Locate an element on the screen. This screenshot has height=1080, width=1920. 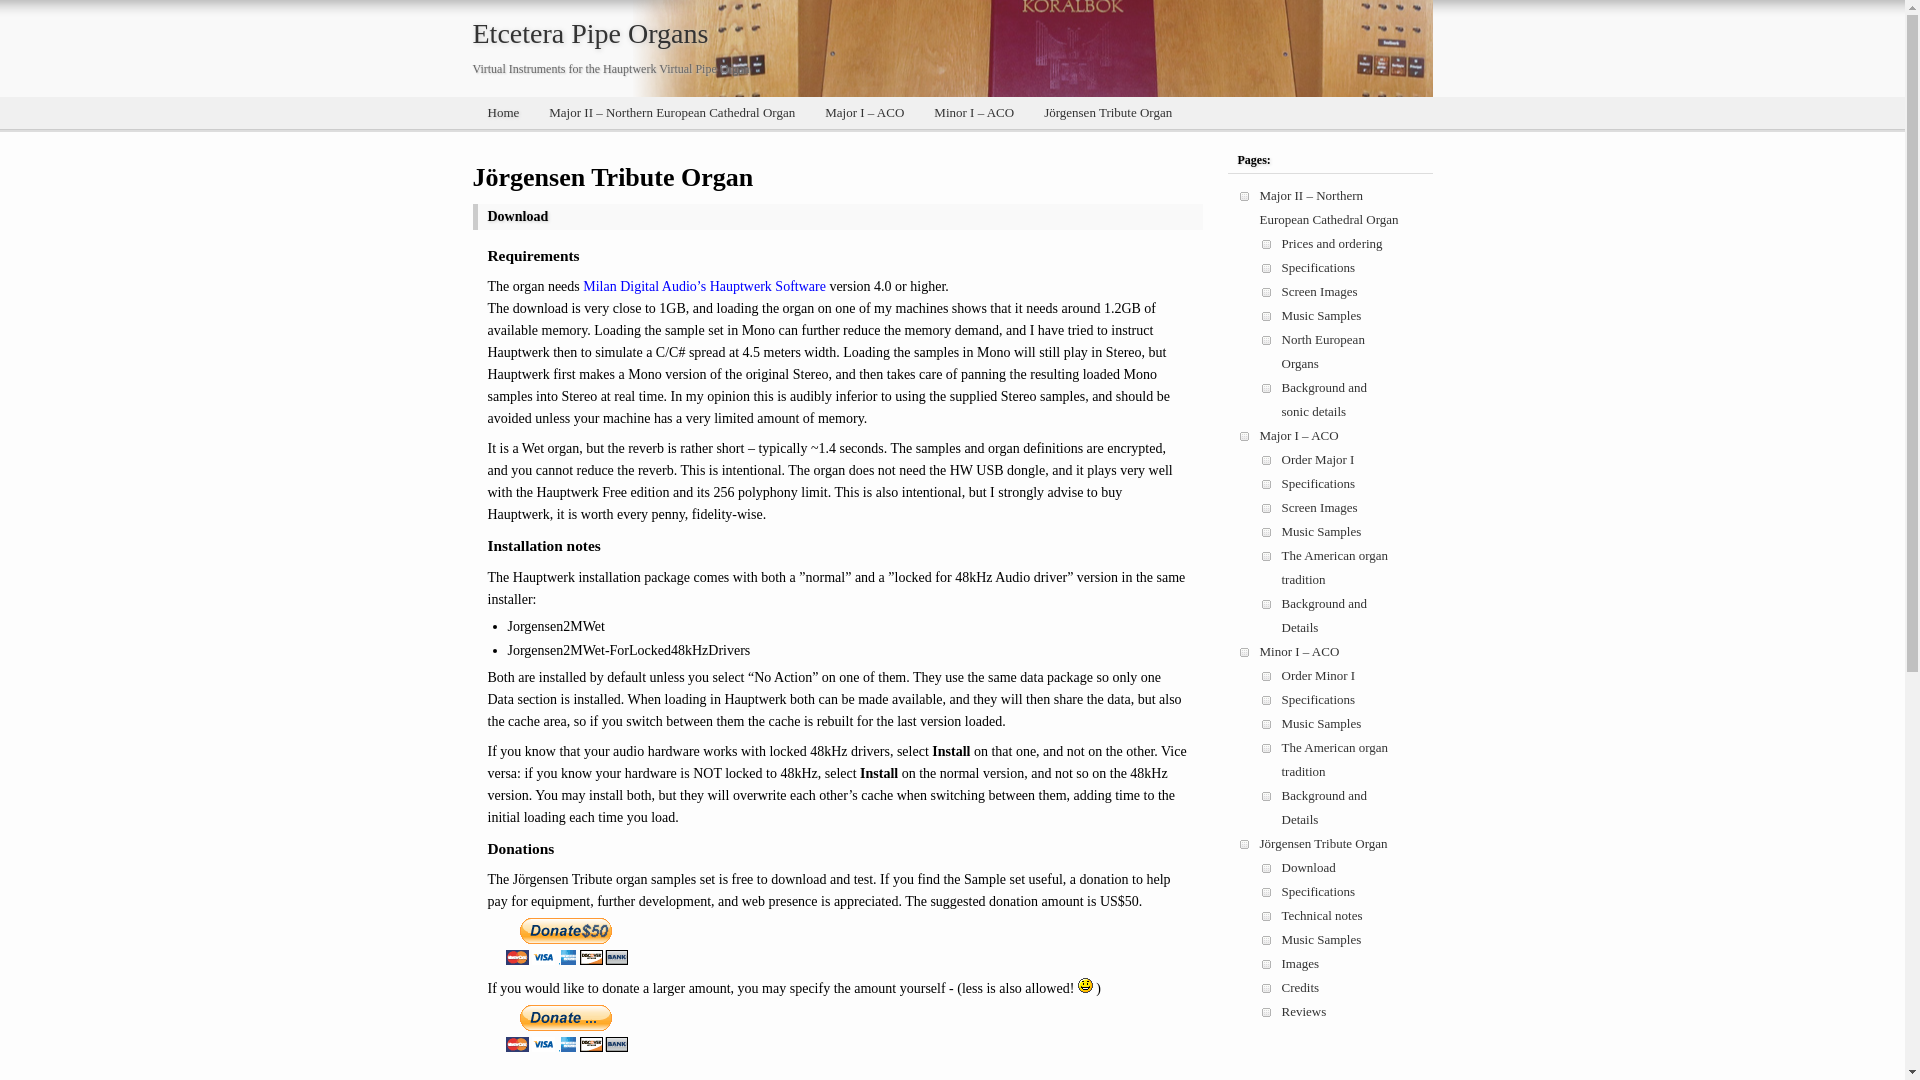
'Background and Details' is located at coordinates (1324, 806).